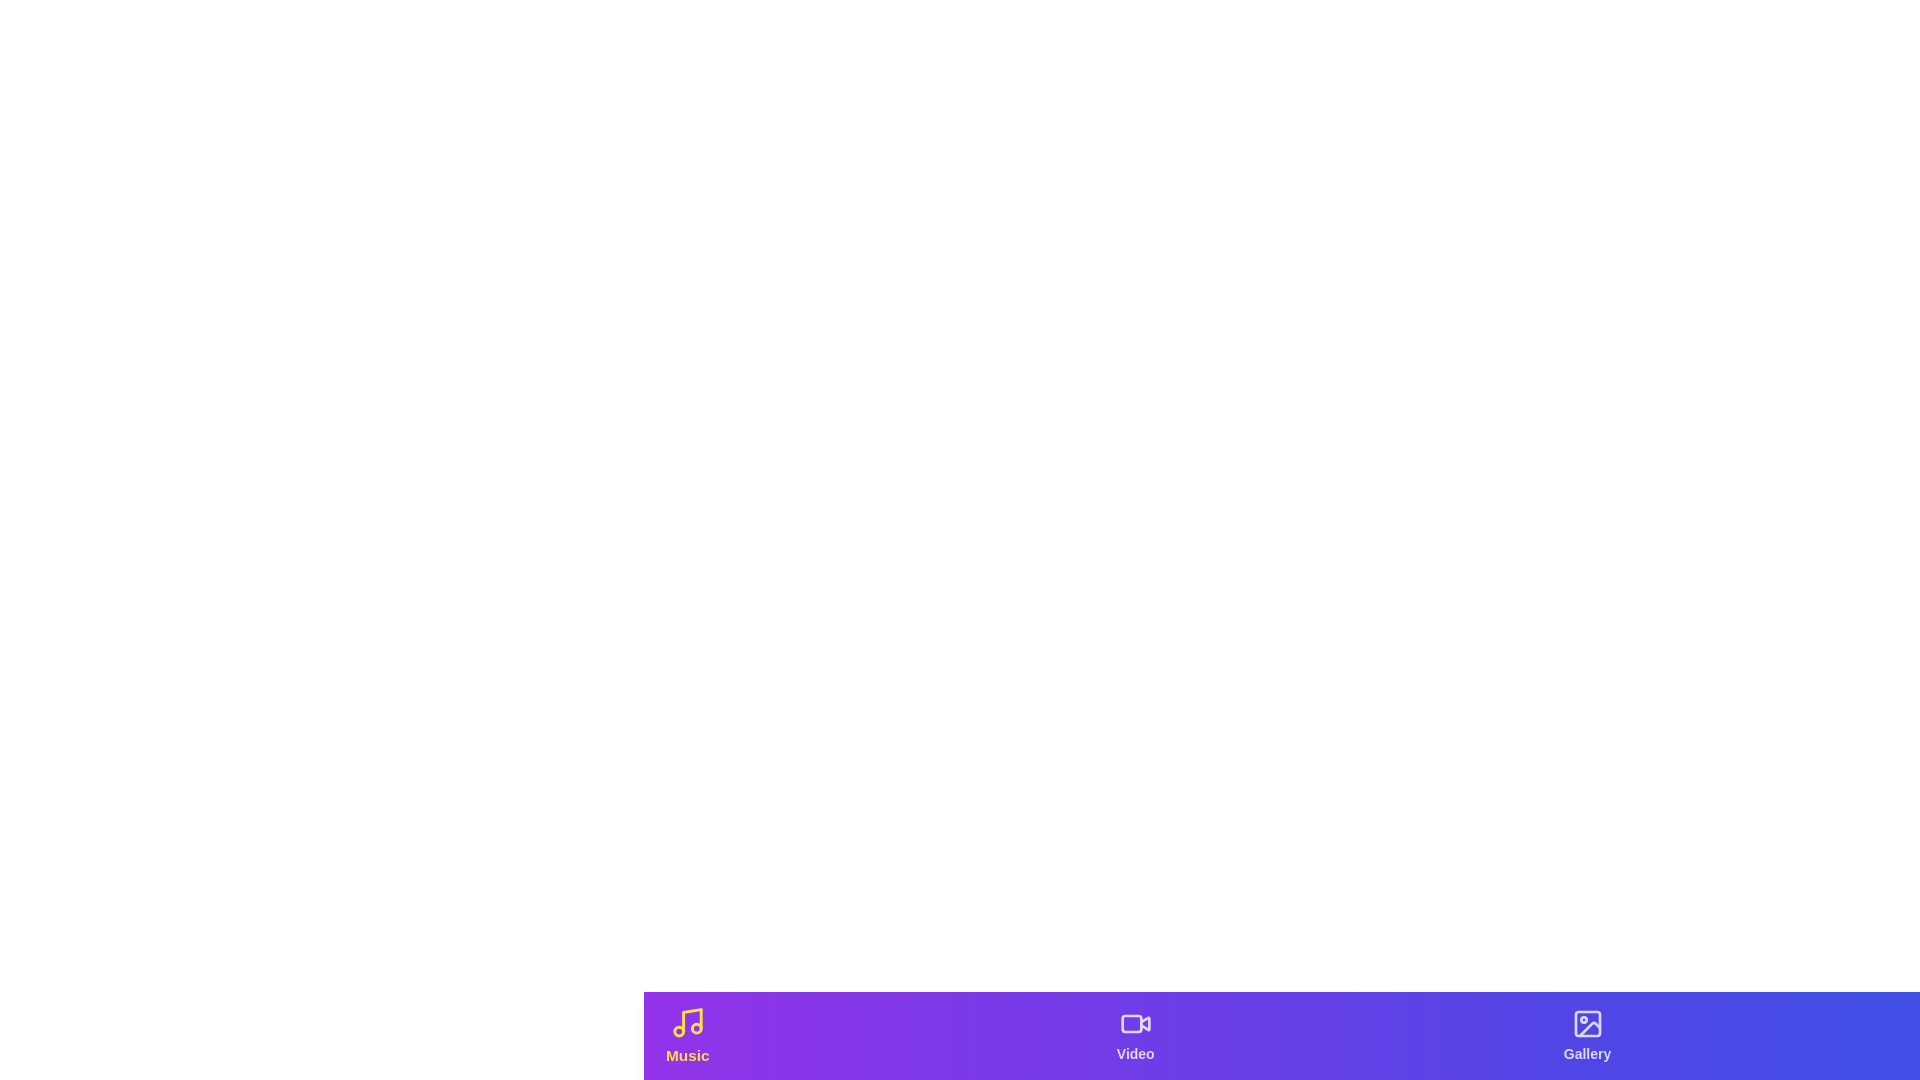 The width and height of the screenshot is (1920, 1080). I want to click on the Gallery tab from the navigation bar, so click(1586, 1035).